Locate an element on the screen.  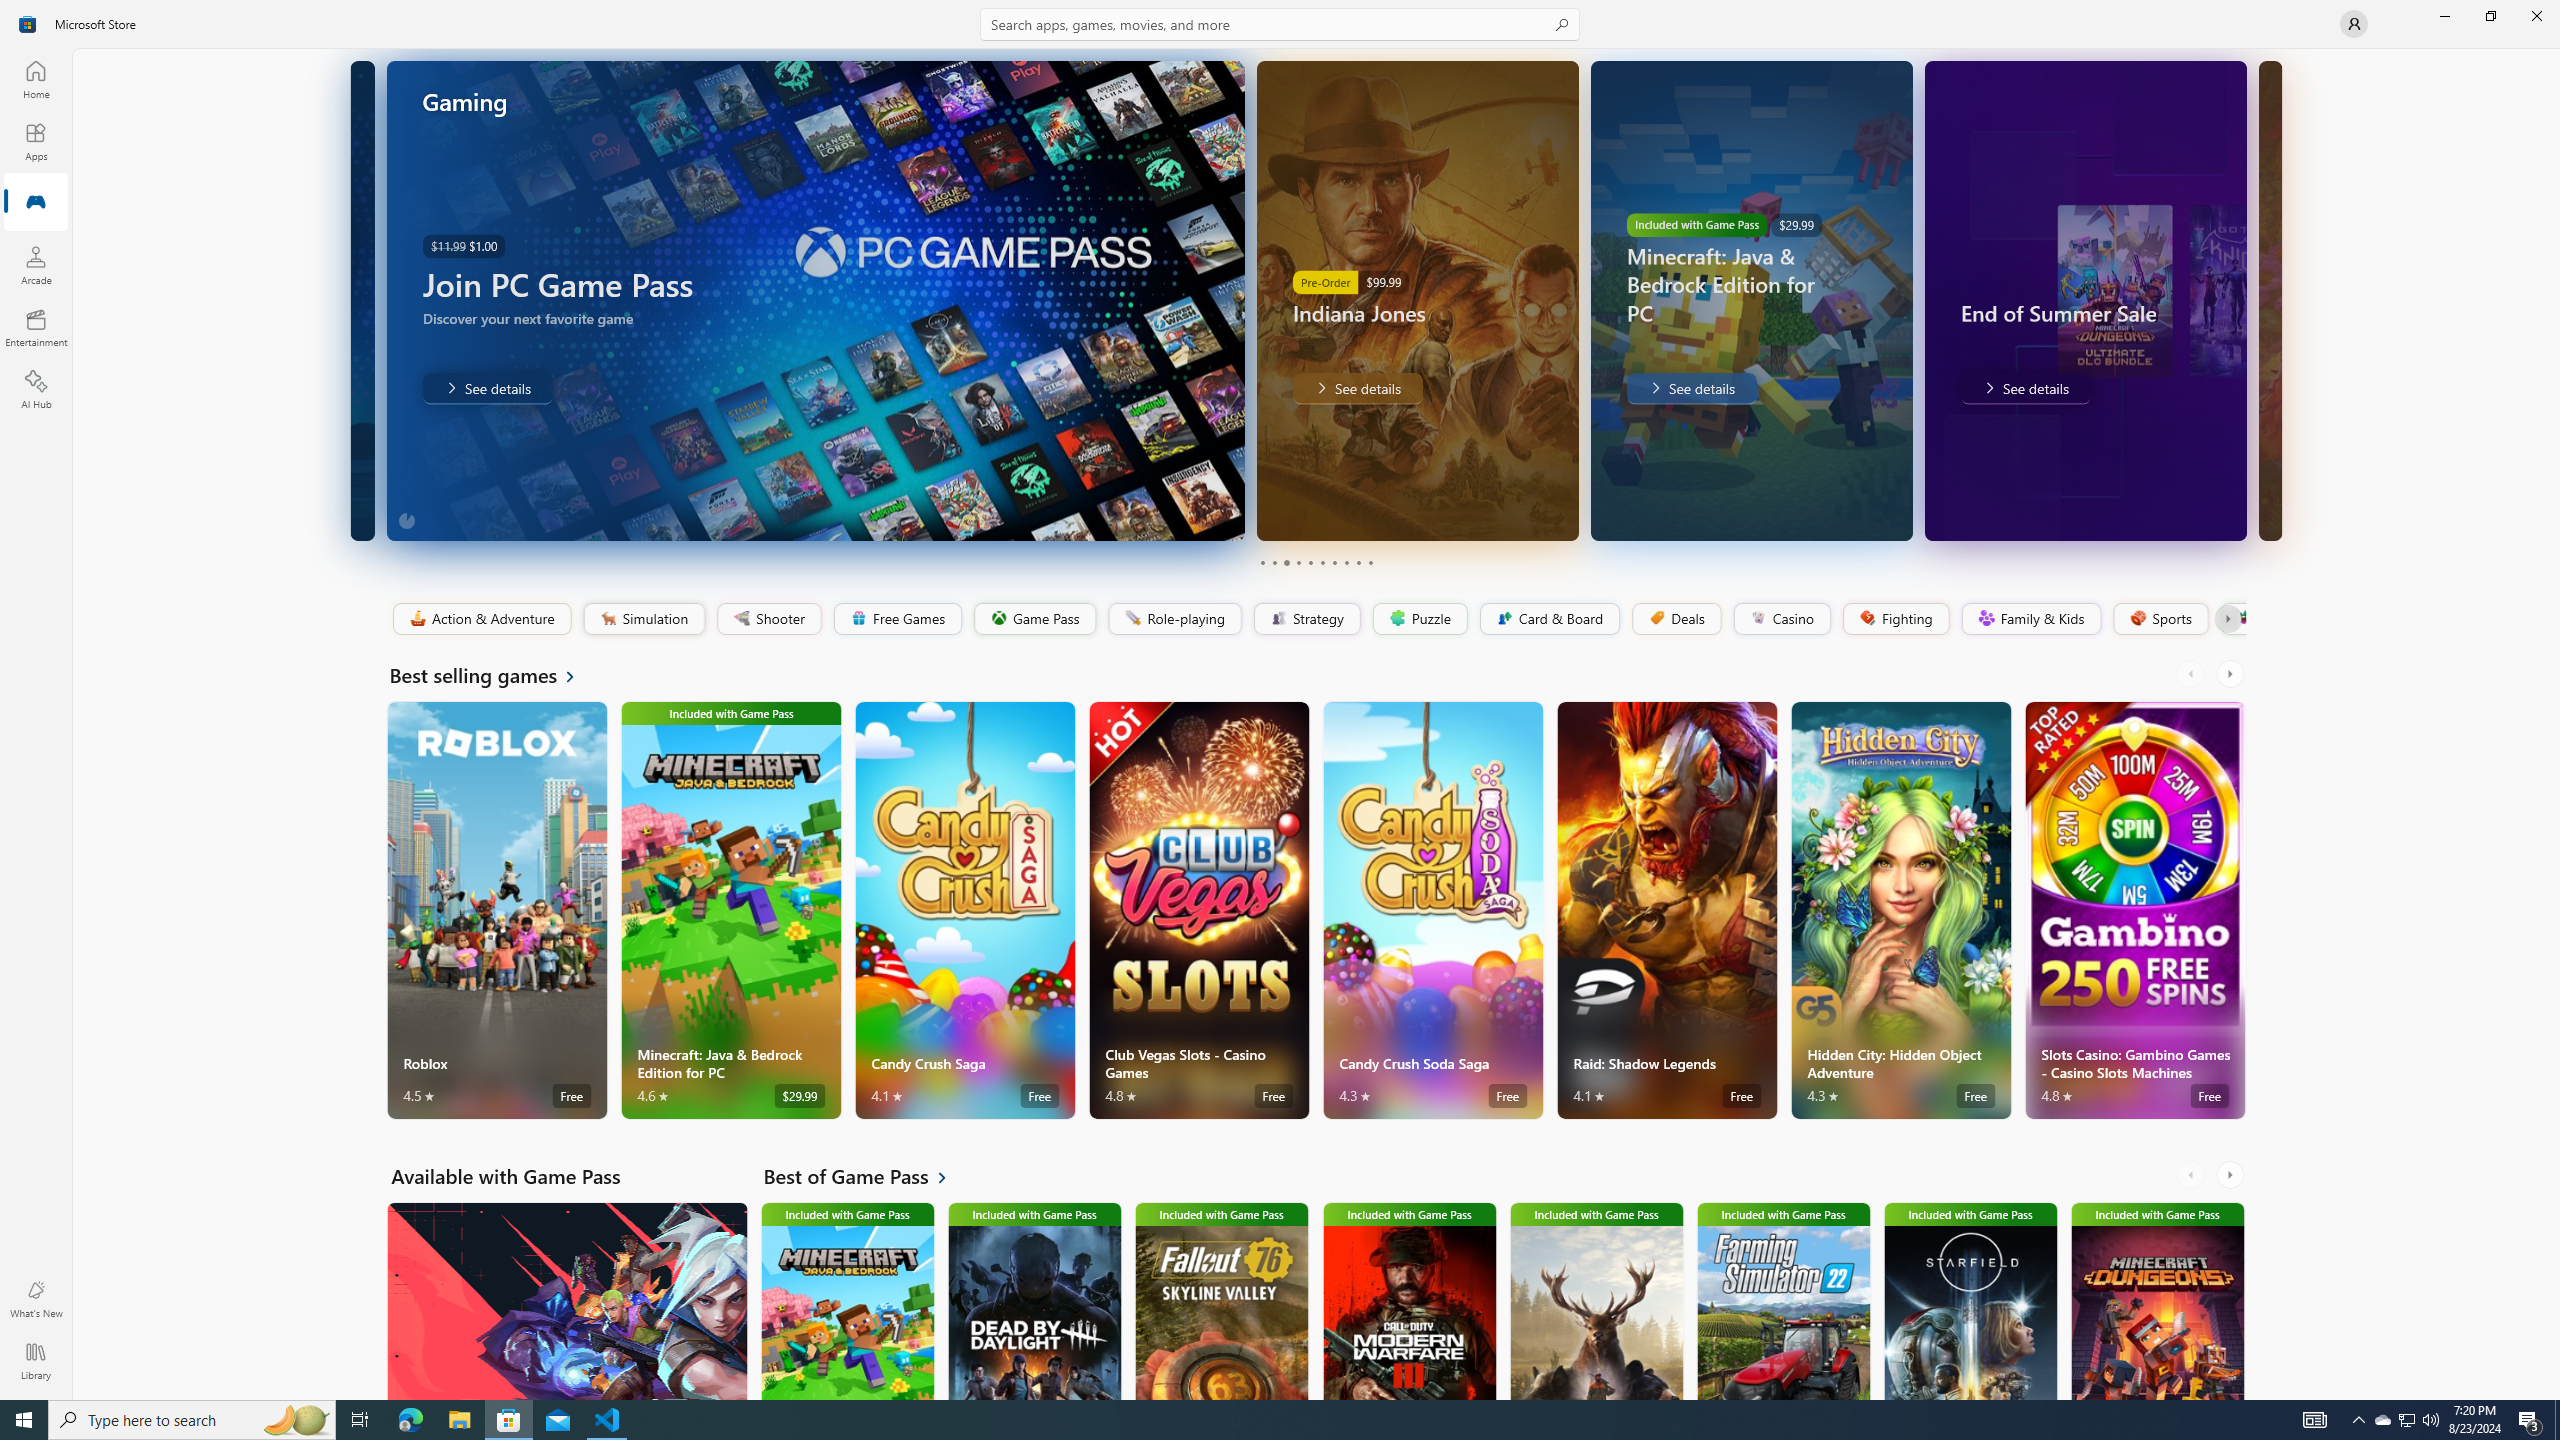
'Family & Kids' is located at coordinates (2030, 618).